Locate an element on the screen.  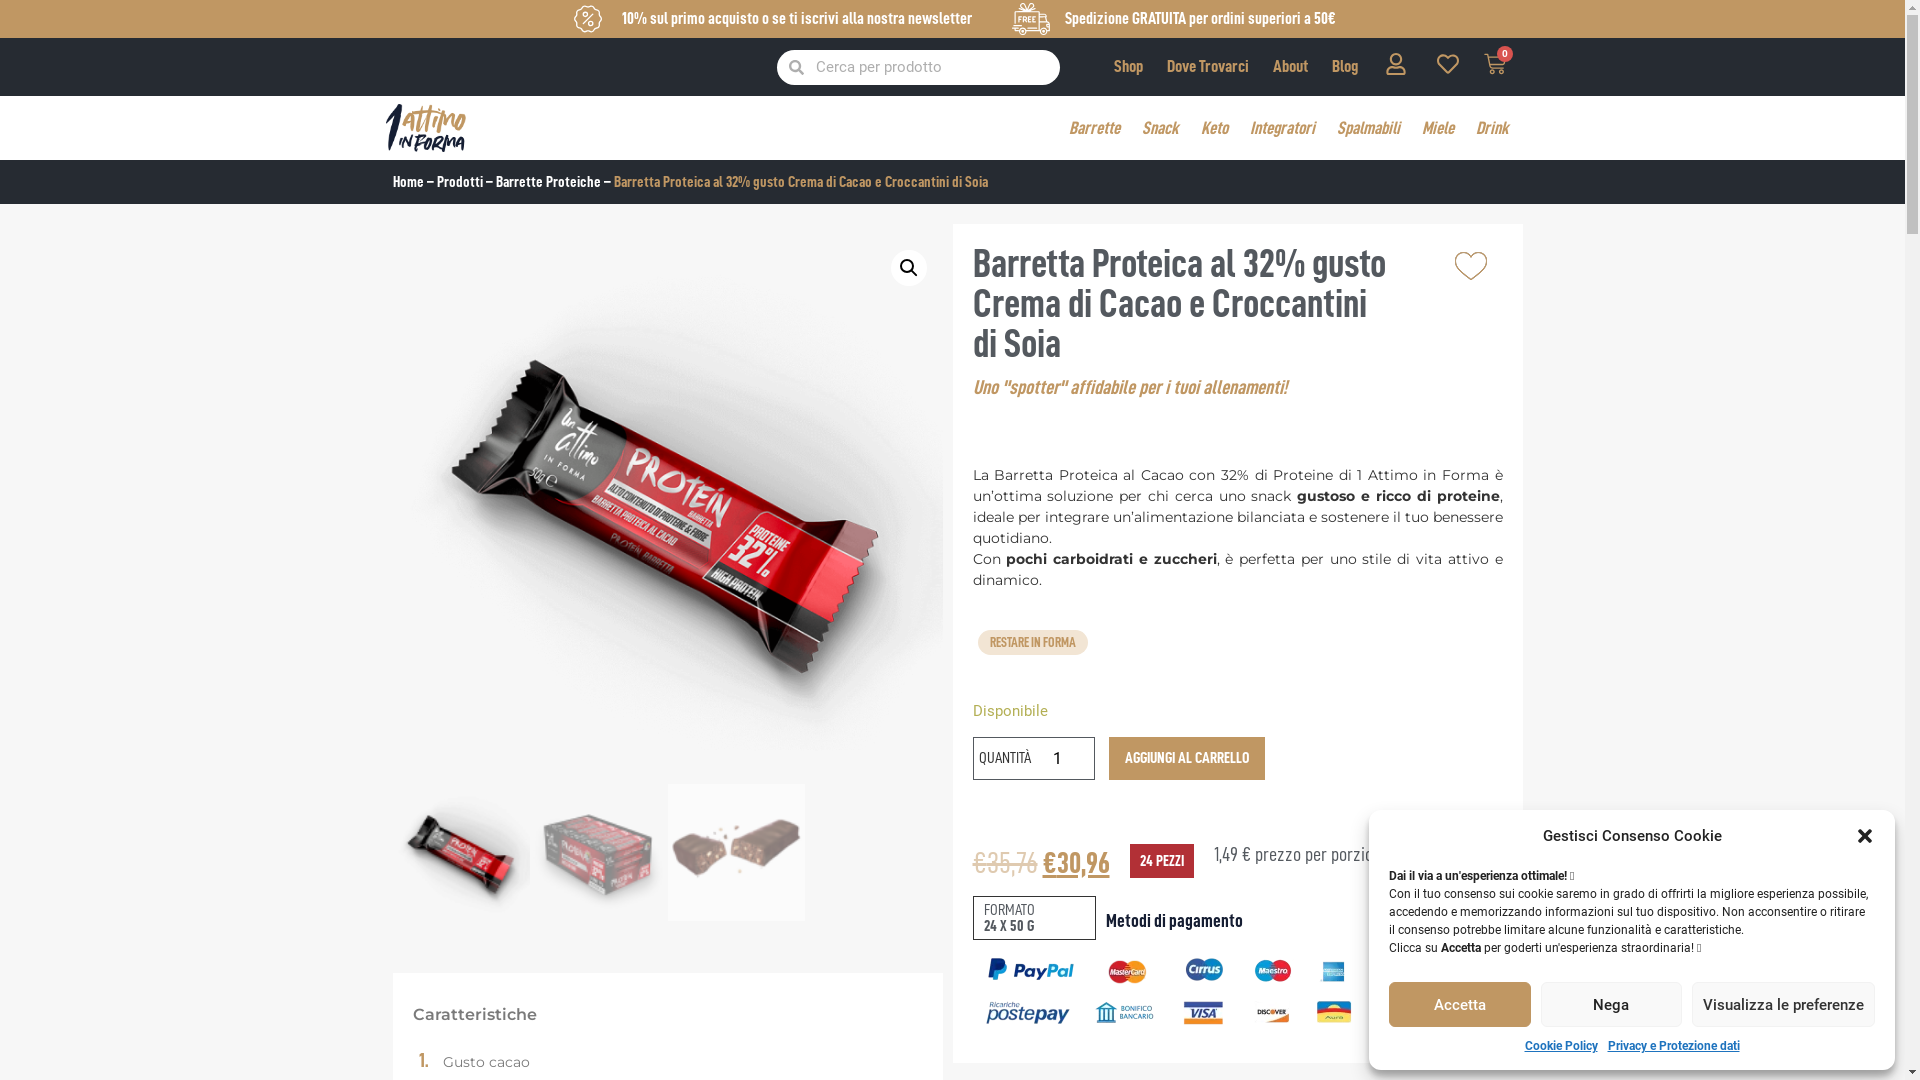
'Spalmabili' is located at coordinates (1366, 127).